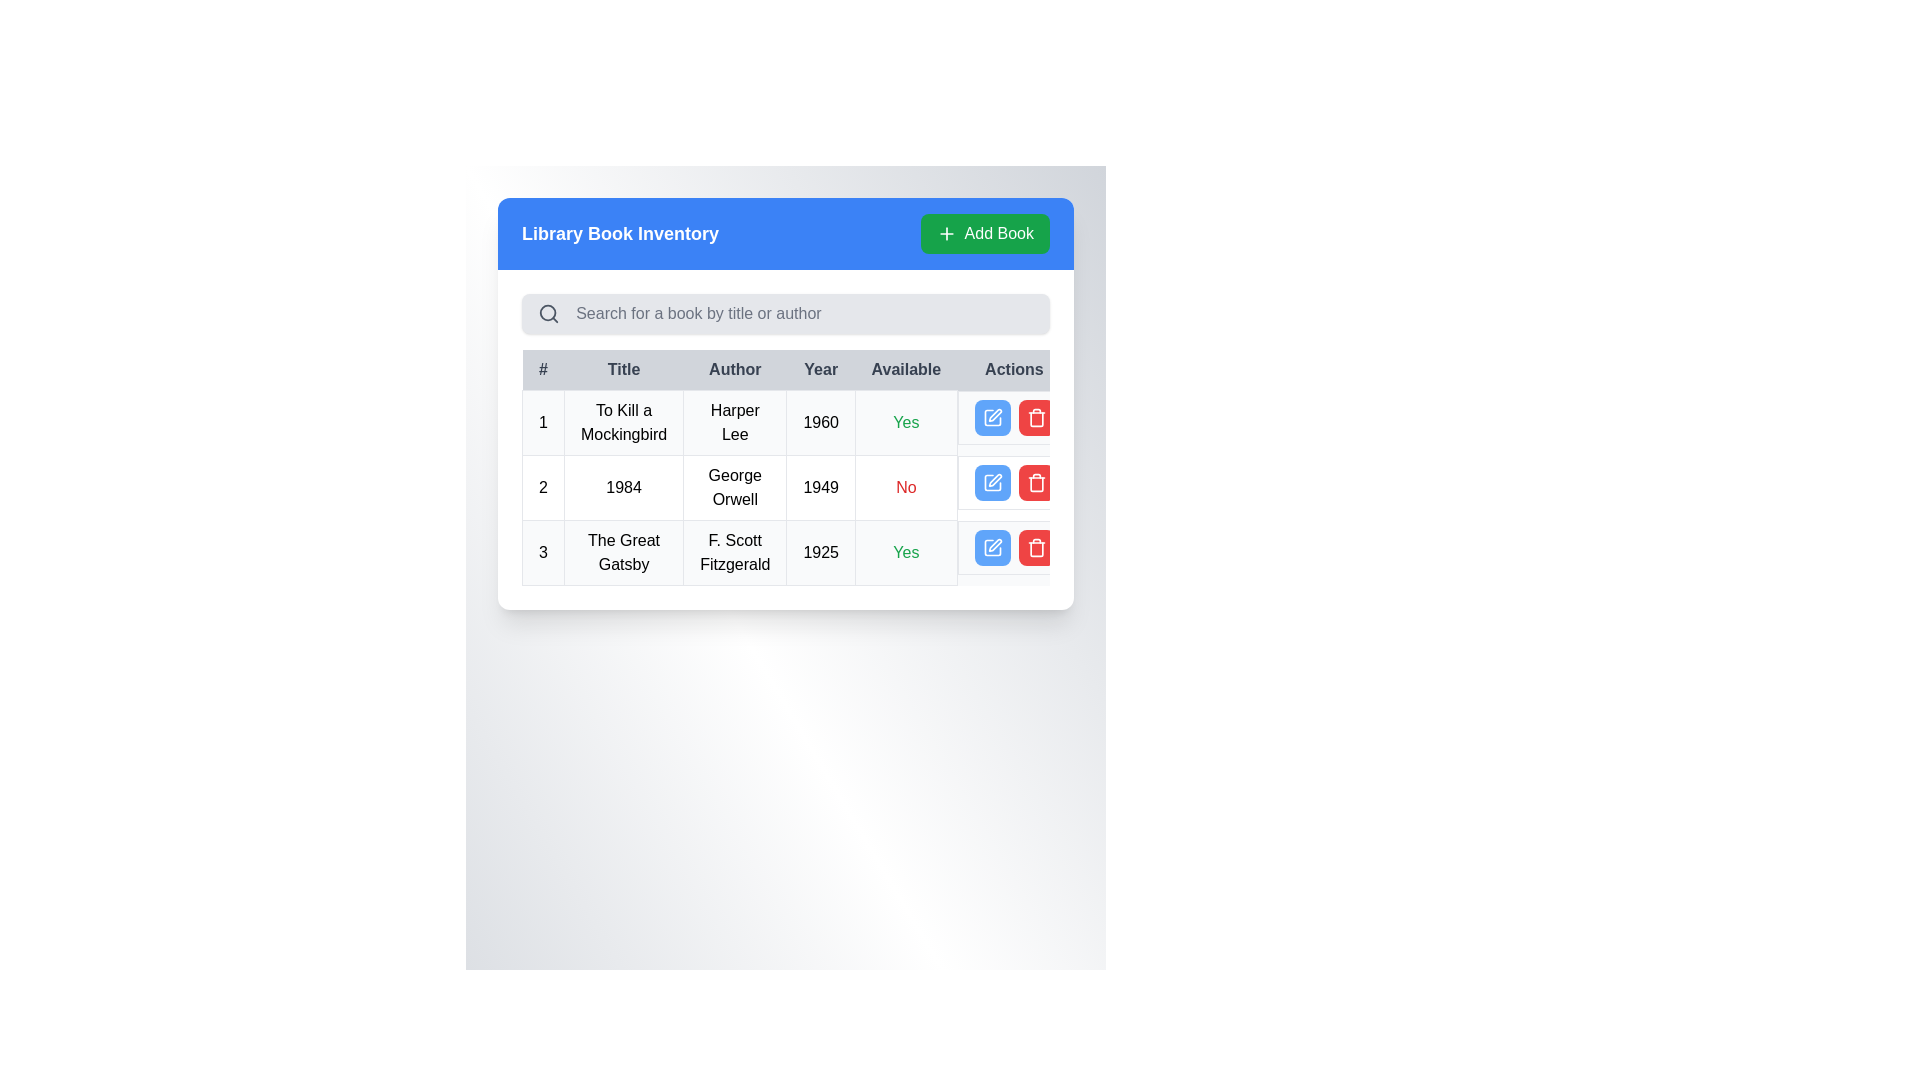 Image resolution: width=1920 pixels, height=1080 pixels. I want to click on the 'Title' text label located in the second column of the table header, which is styled with a light gray background and displays the word 'Title' in bold, so click(623, 370).